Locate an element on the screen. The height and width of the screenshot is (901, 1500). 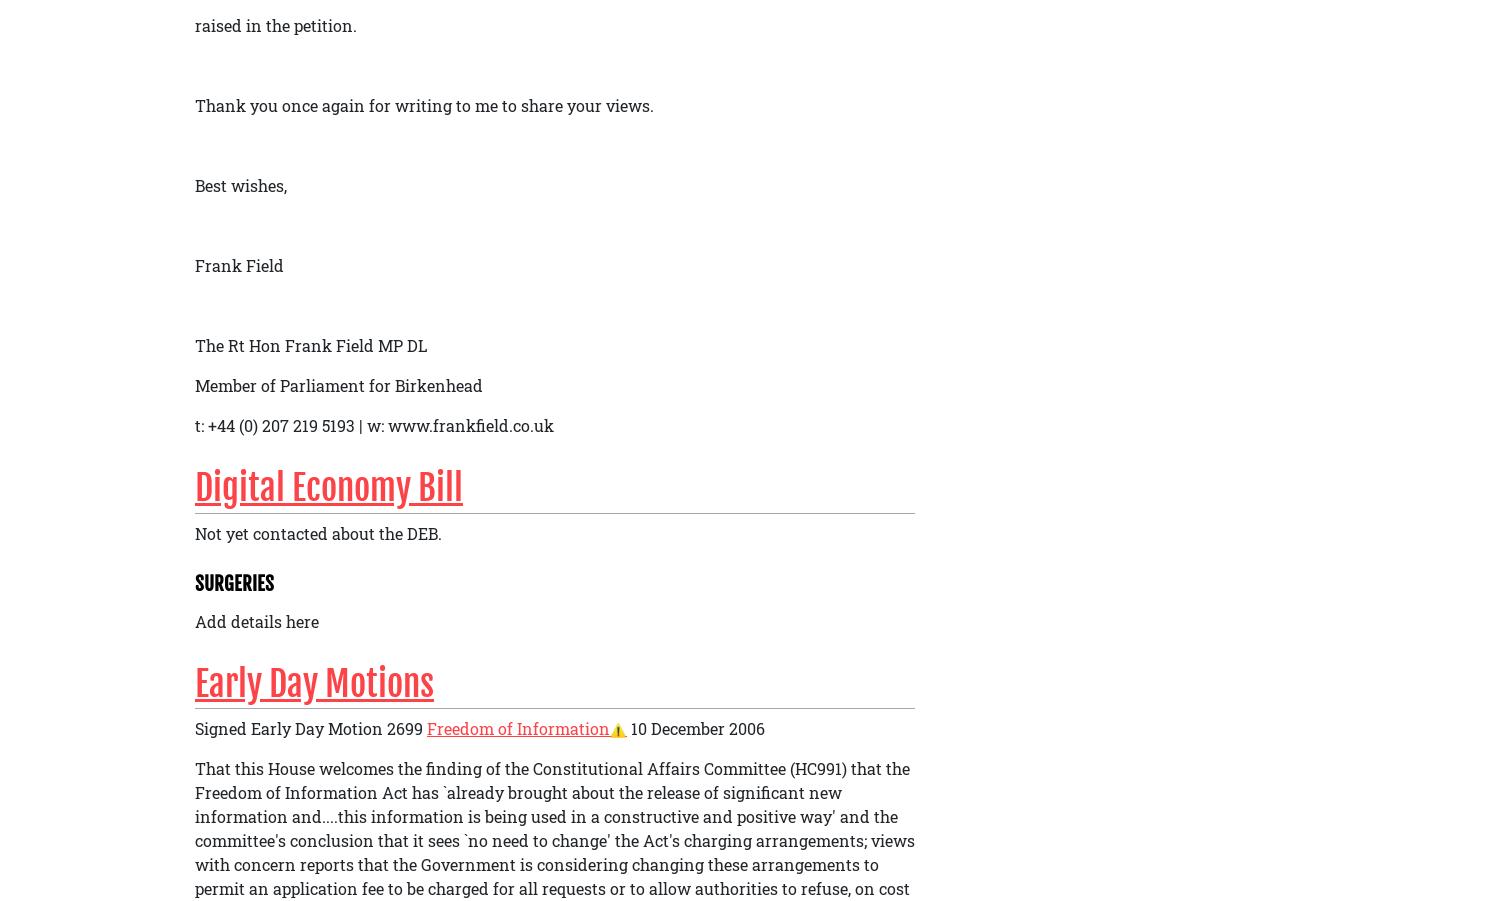
'Digital Economy Bill' is located at coordinates (327, 487).